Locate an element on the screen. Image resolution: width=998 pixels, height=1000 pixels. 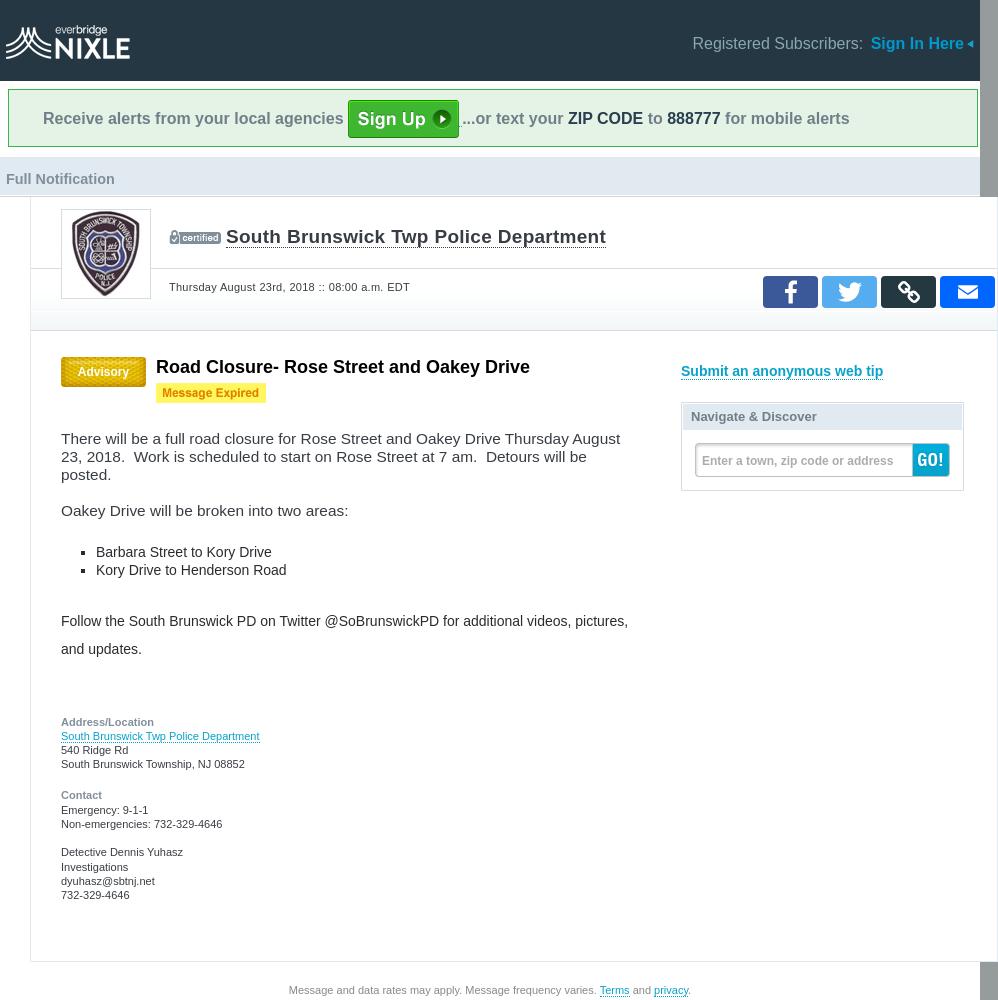
'540 Ridge Rd' is located at coordinates (93, 750).